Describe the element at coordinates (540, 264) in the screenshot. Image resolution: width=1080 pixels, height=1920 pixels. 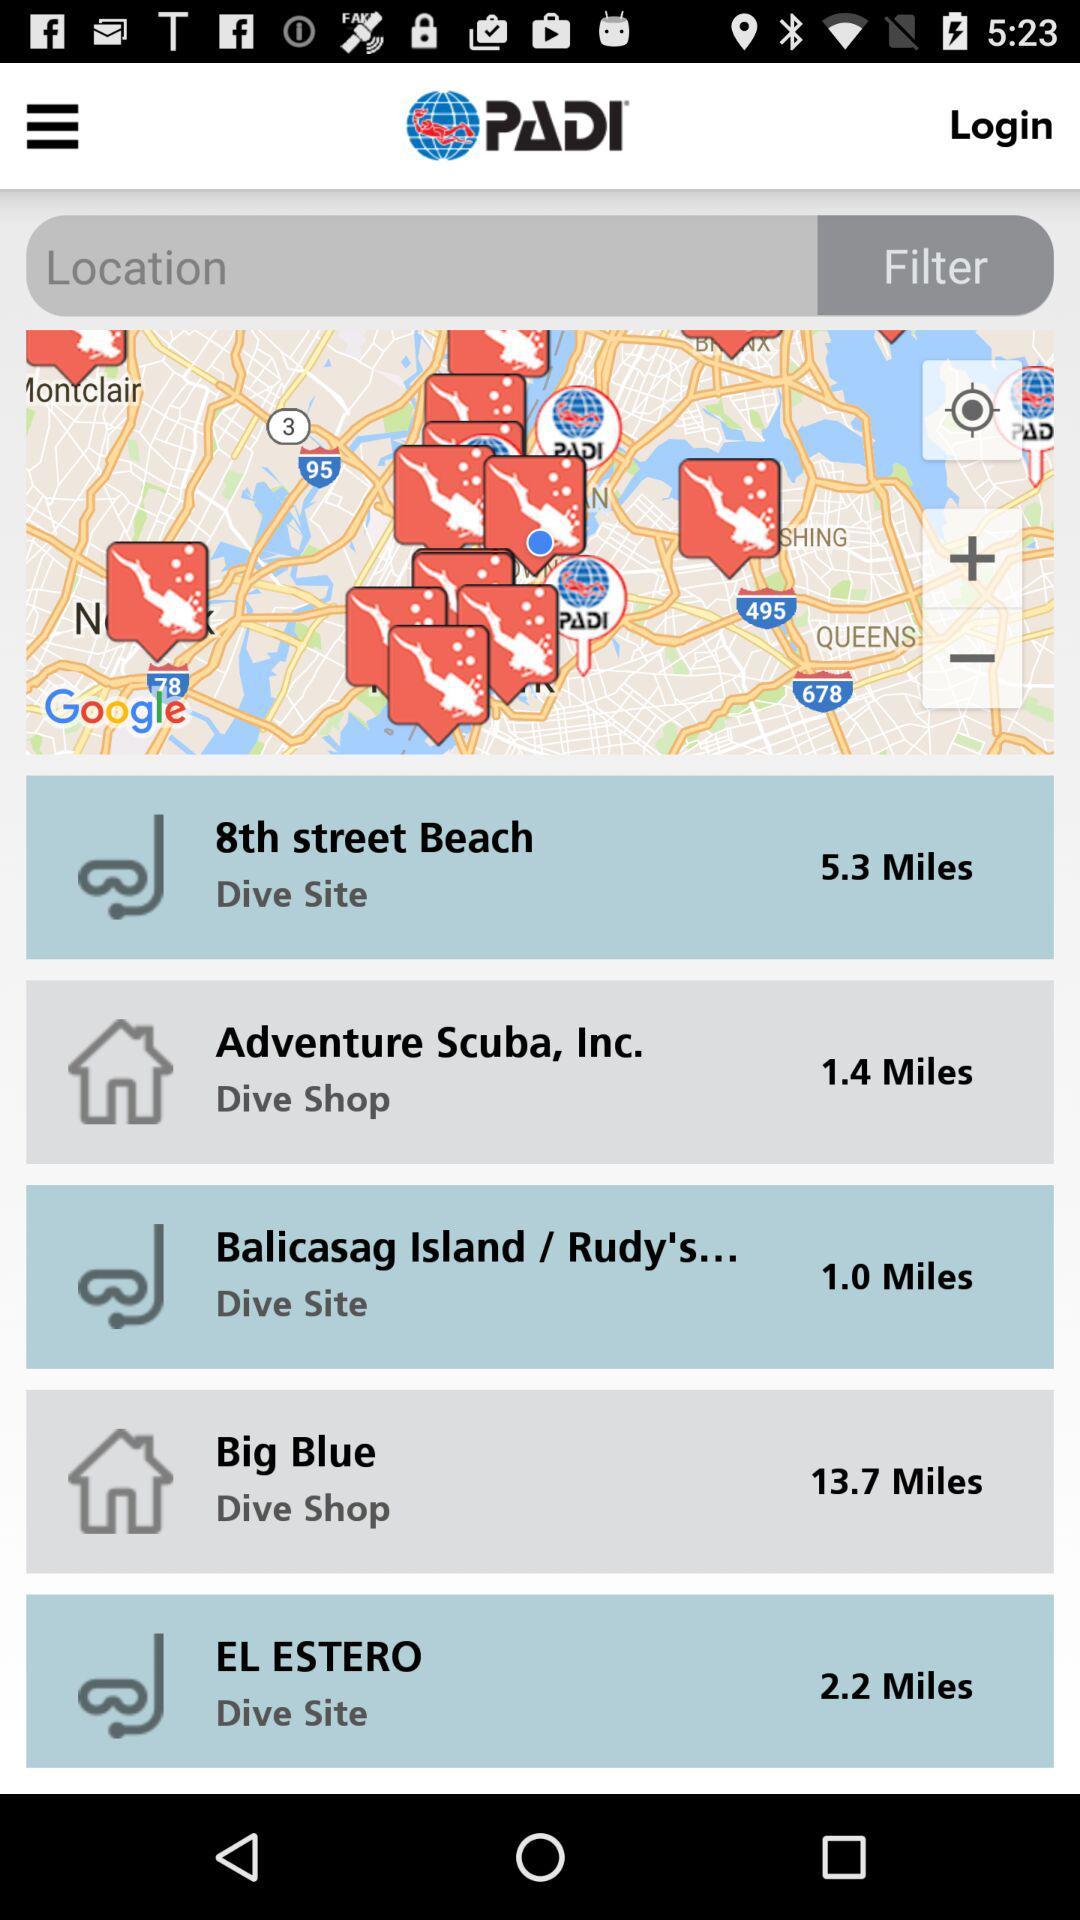
I see `location` at that location.